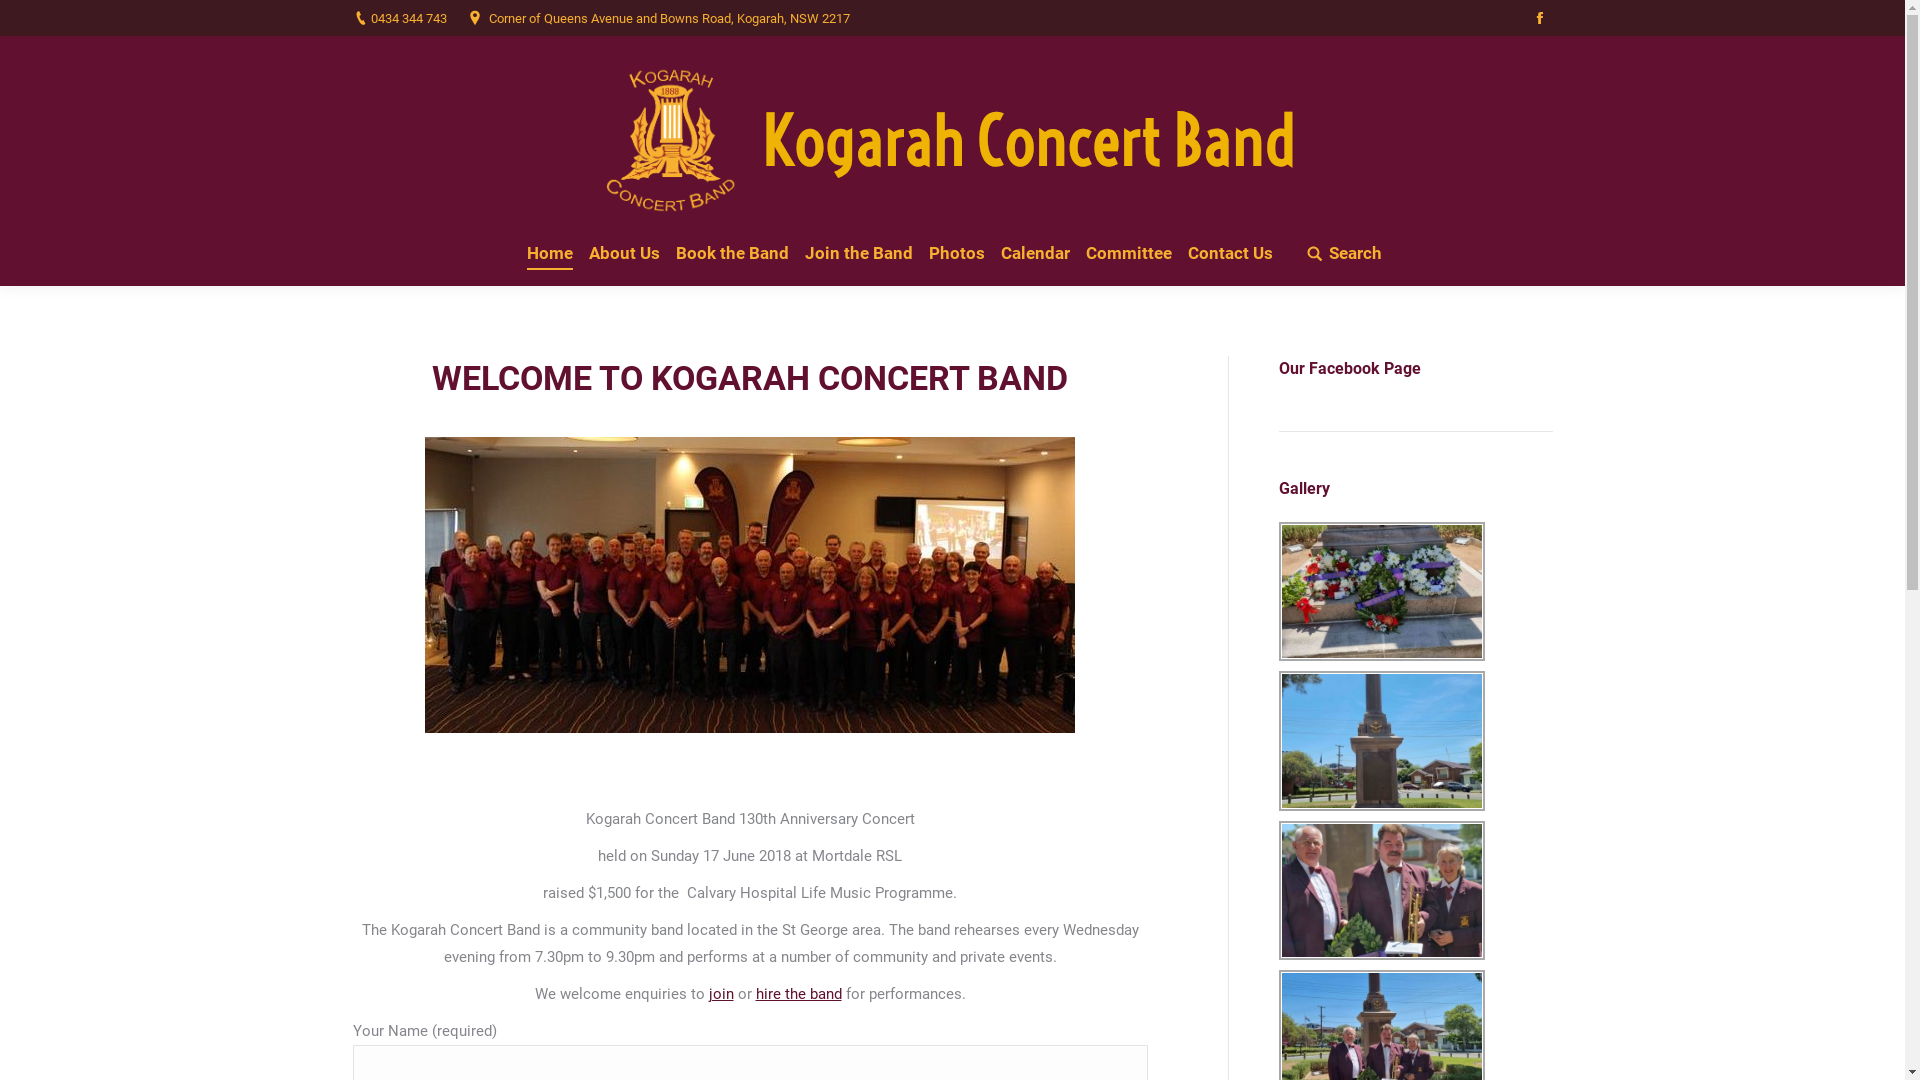 This screenshot has width=1920, height=1080. What do you see at coordinates (997, 252) in the screenshot?
I see `'Calendar'` at bounding box center [997, 252].